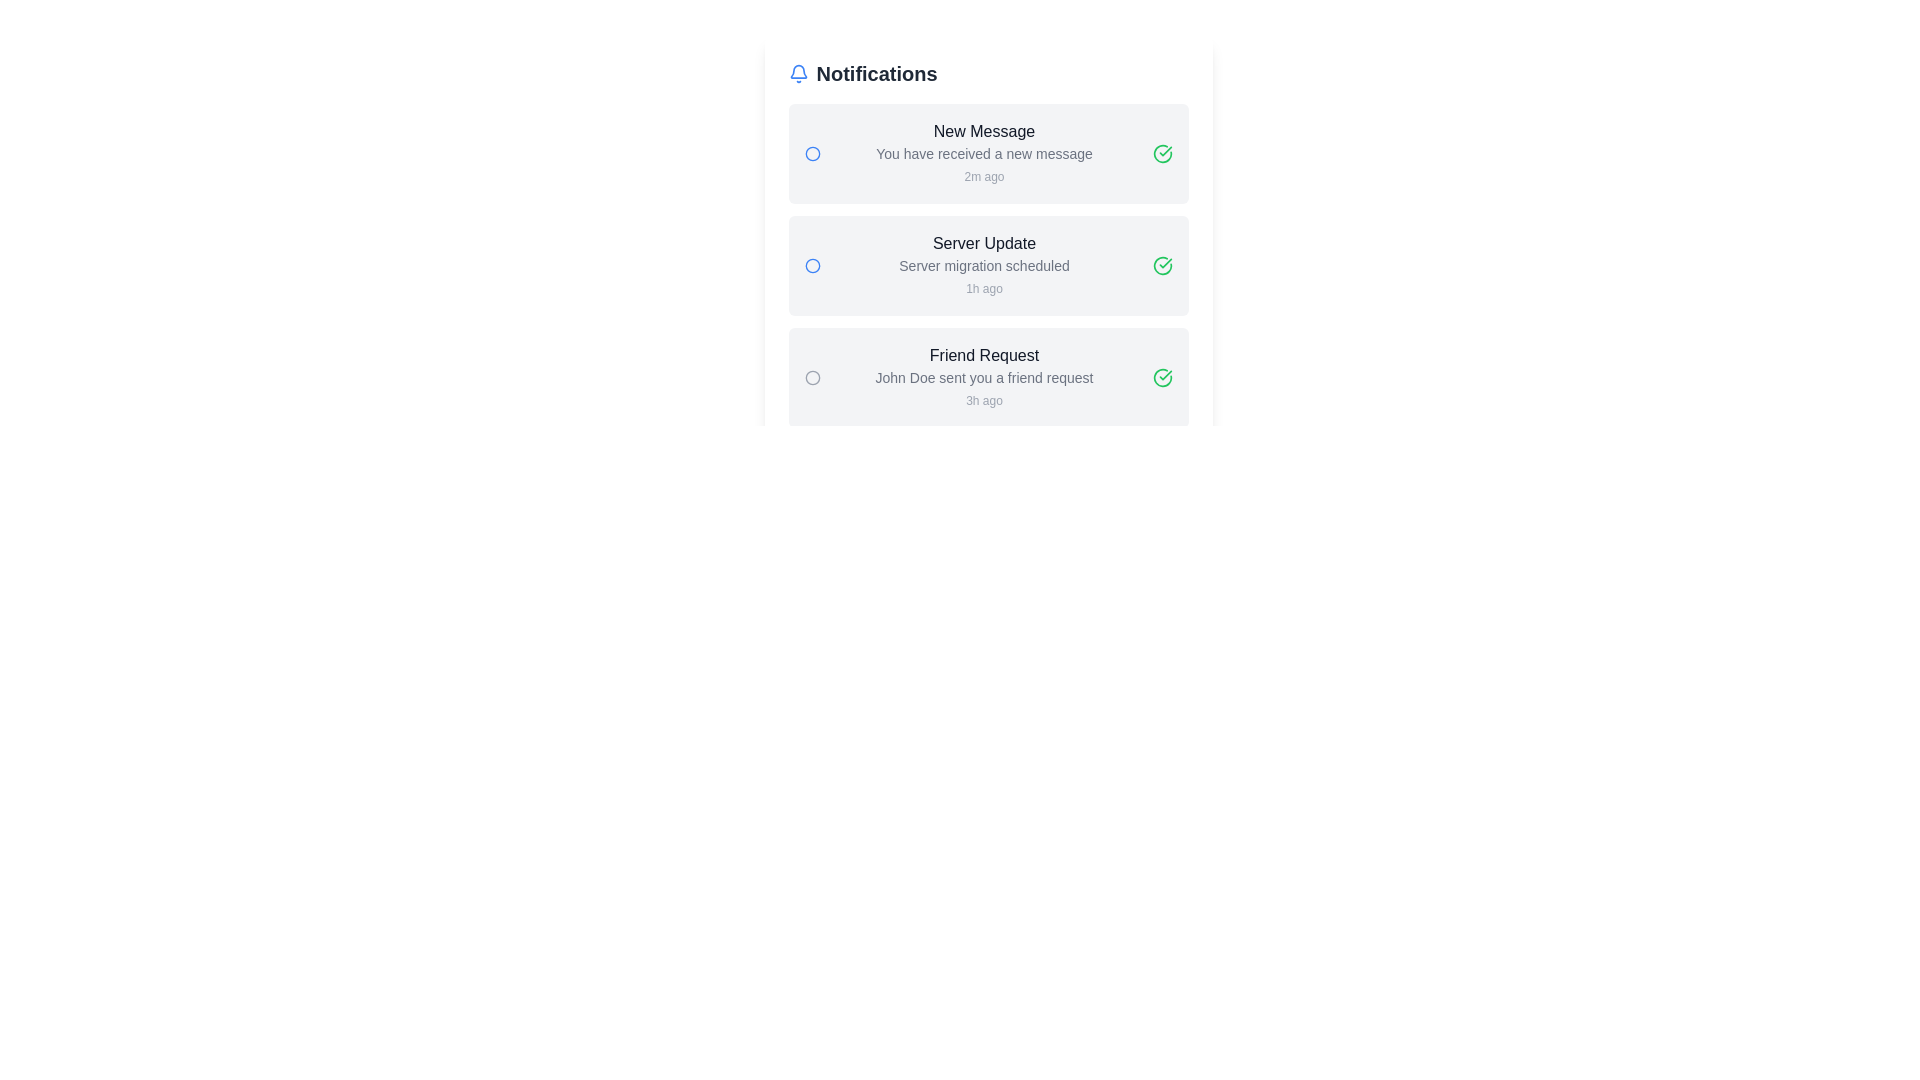 Image resolution: width=1920 pixels, height=1080 pixels. What do you see at coordinates (984, 354) in the screenshot?
I see `the 'Friend Request' static text element, which is styled with medium-sized gray font and located in the third notification card under the main title 'Notifications'` at bounding box center [984, 354].